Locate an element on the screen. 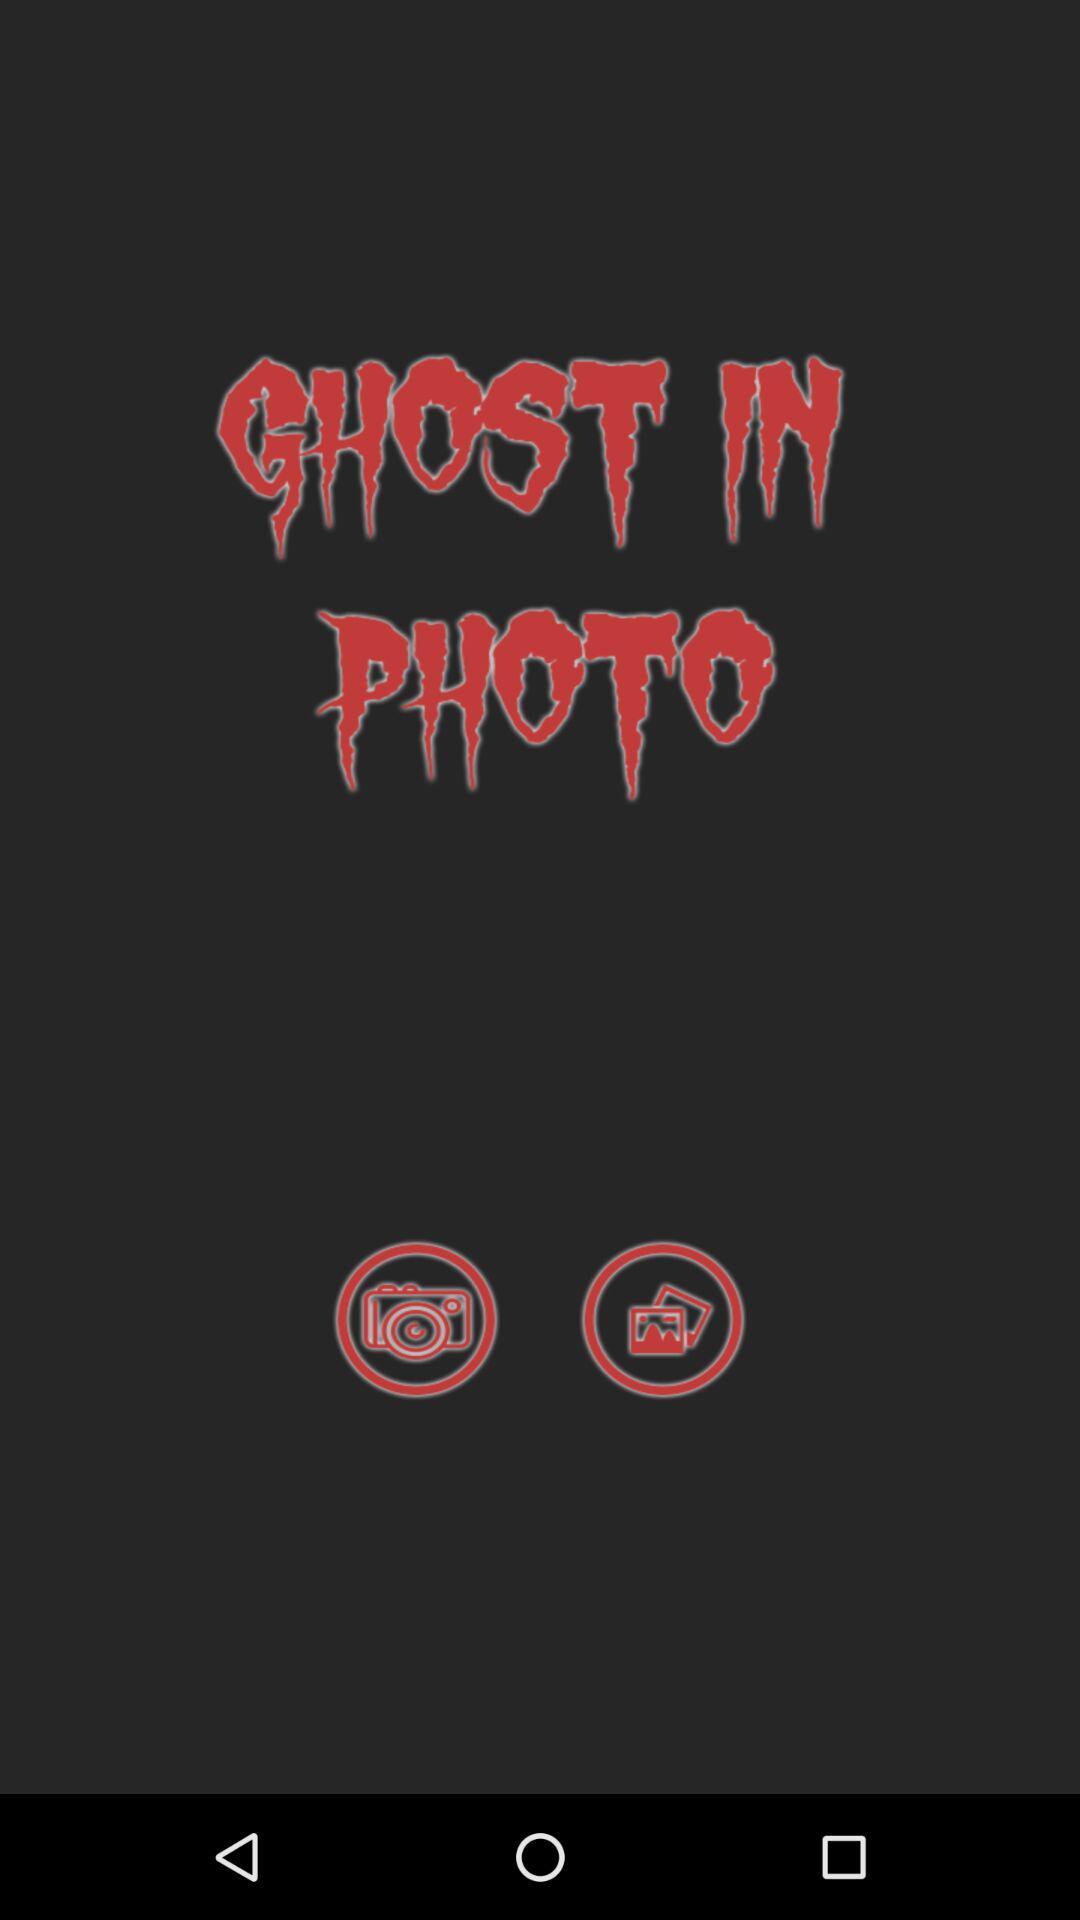 The height and width of the screenshot is (1920, 1080). take a photo is located at coordinates (415, 1319).